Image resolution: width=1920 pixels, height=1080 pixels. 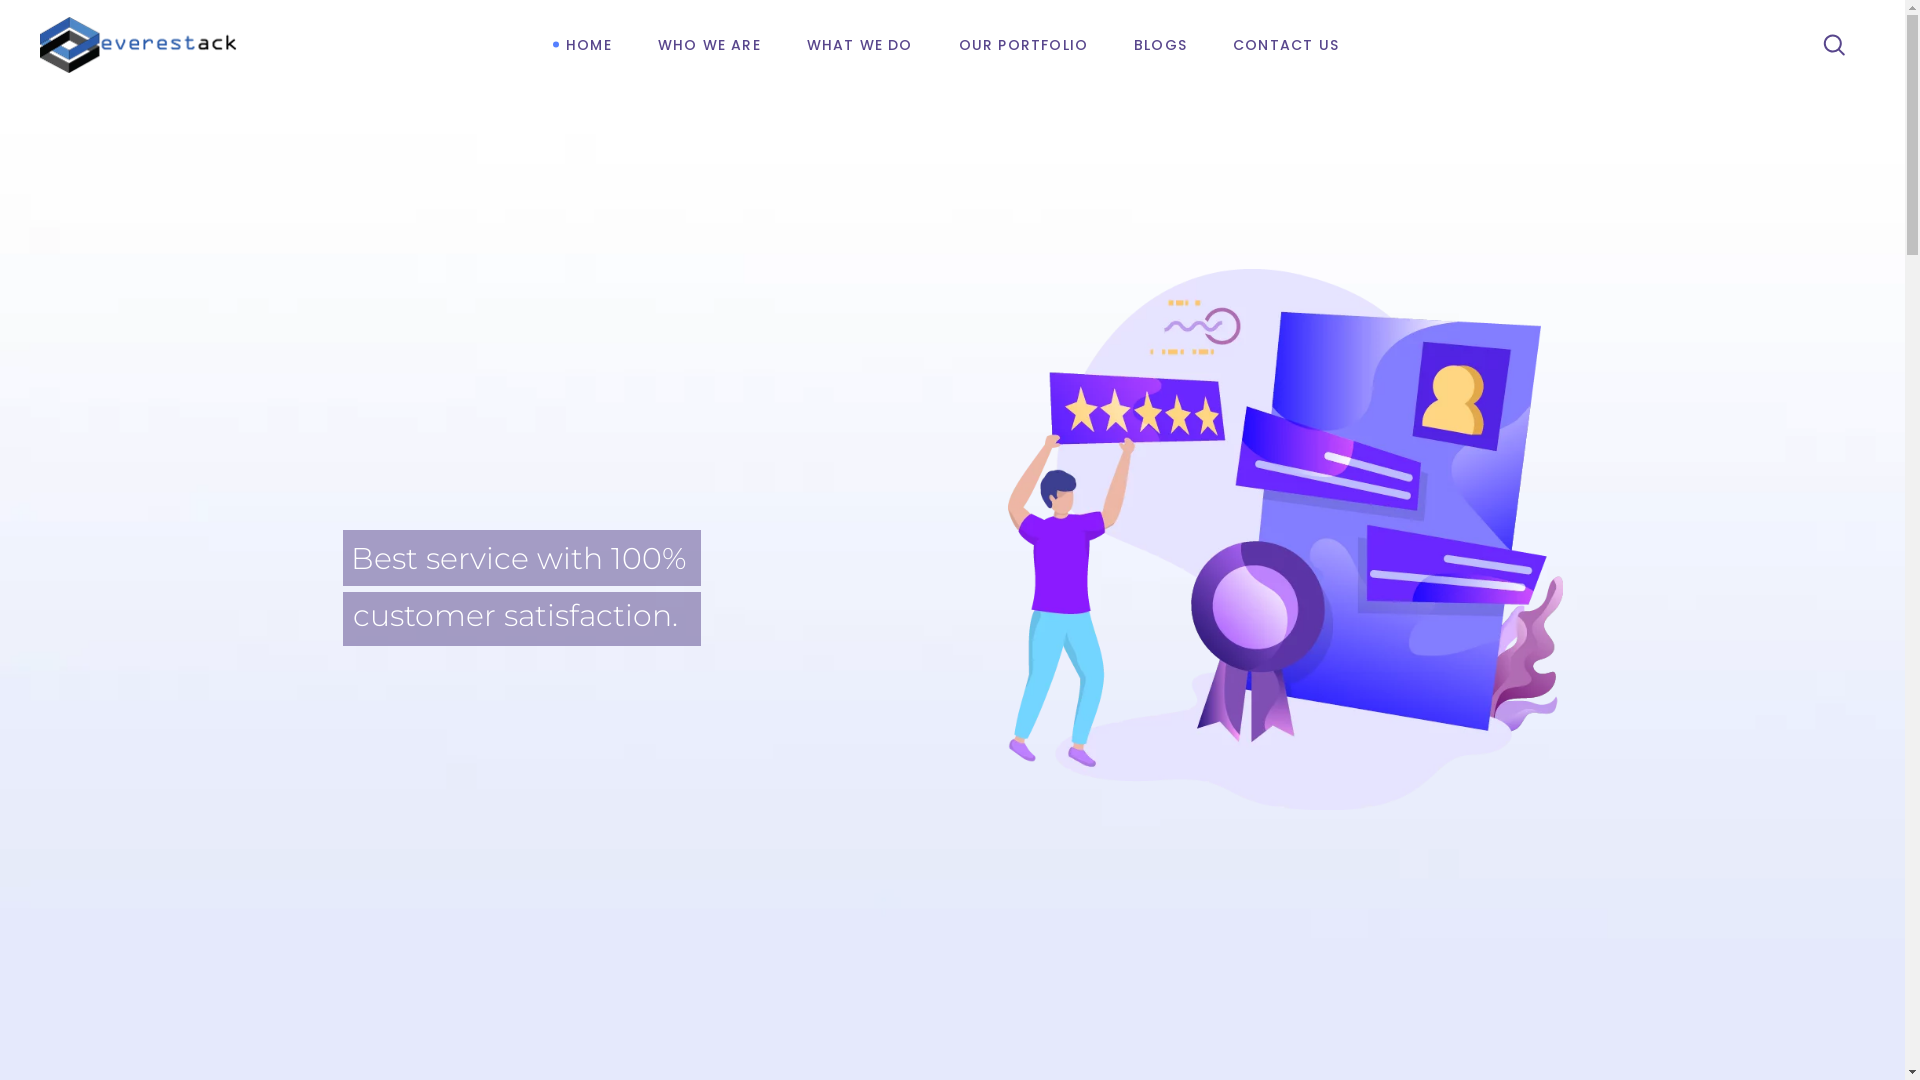 What do you see at coordinates (1023, 45) in the screenshot?
I see `'OUR PORTFOLIO'` at bounding box center [1023, 45].